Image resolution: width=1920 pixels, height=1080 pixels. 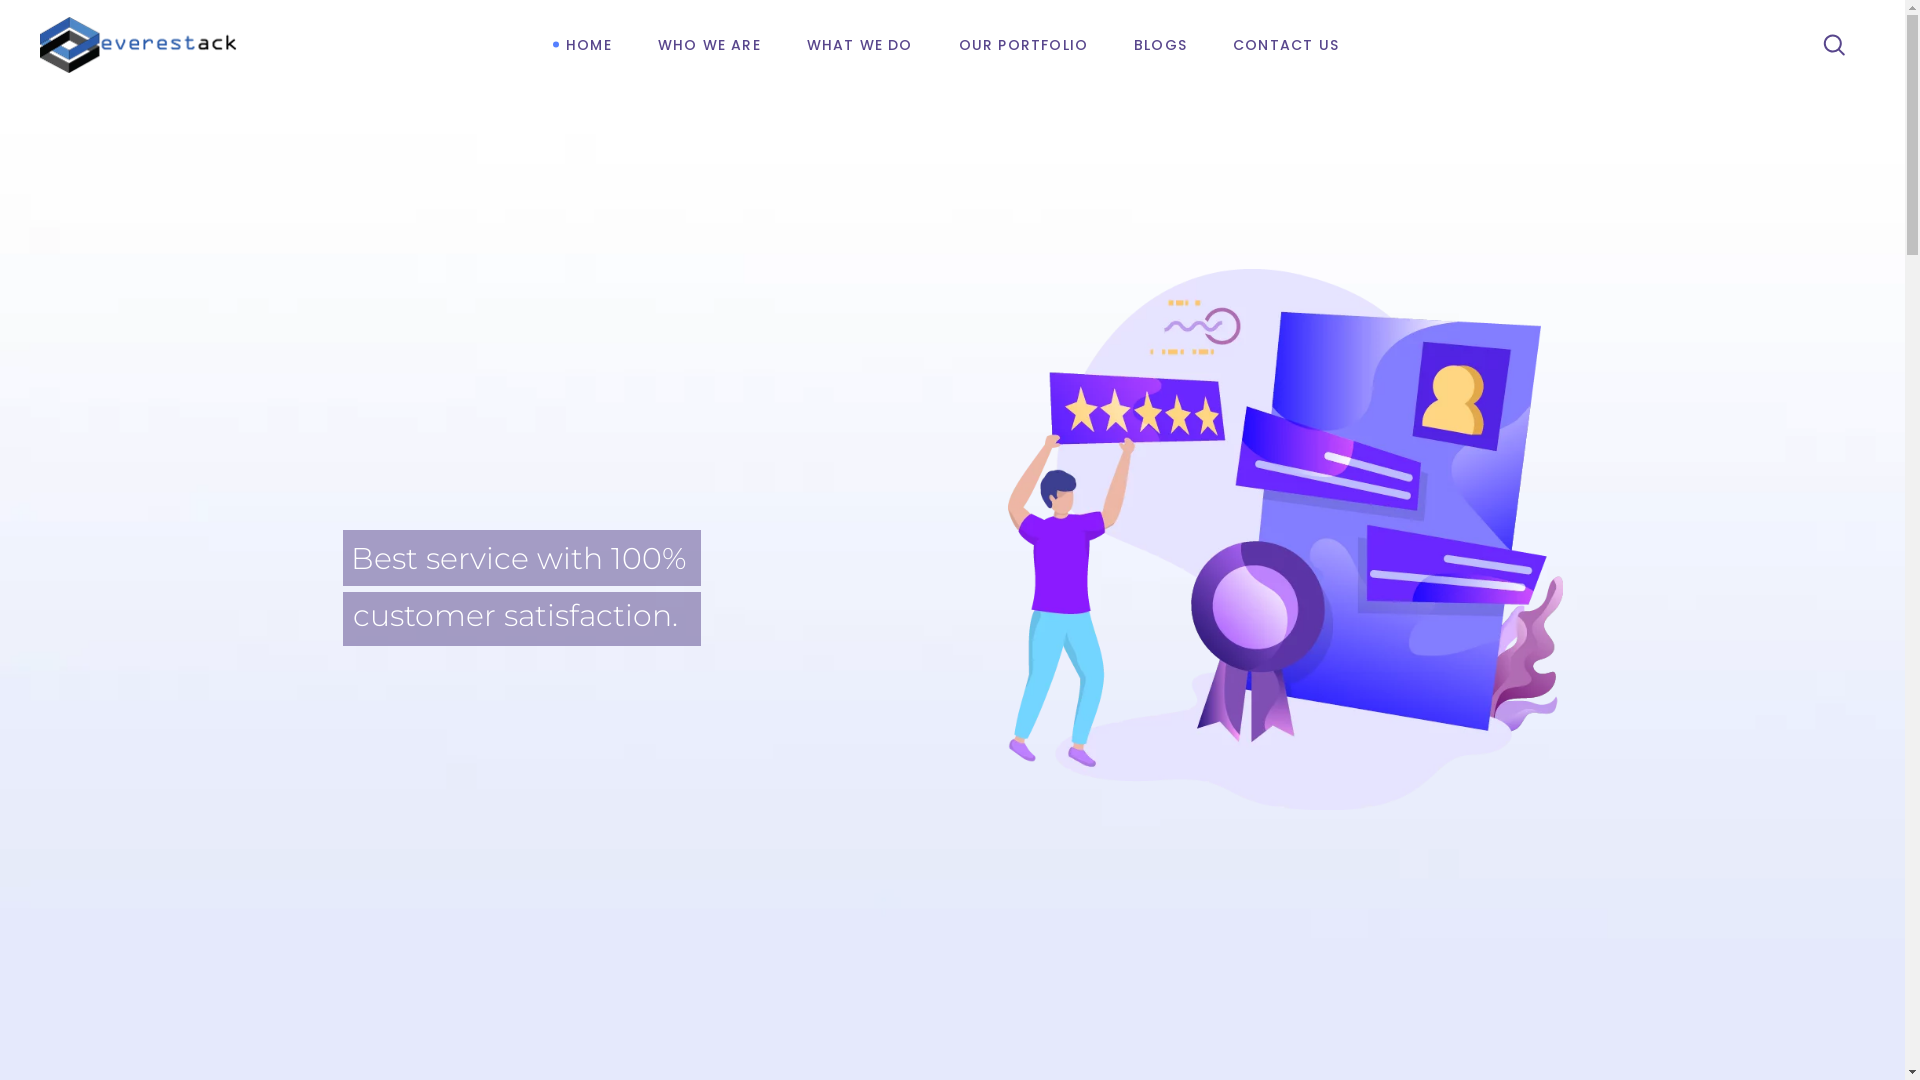 What do you see at coordinates (1023, 45) in the screenshot?
I see `'OUR PORTFOLIO'` at bounding box center [1023, 45].